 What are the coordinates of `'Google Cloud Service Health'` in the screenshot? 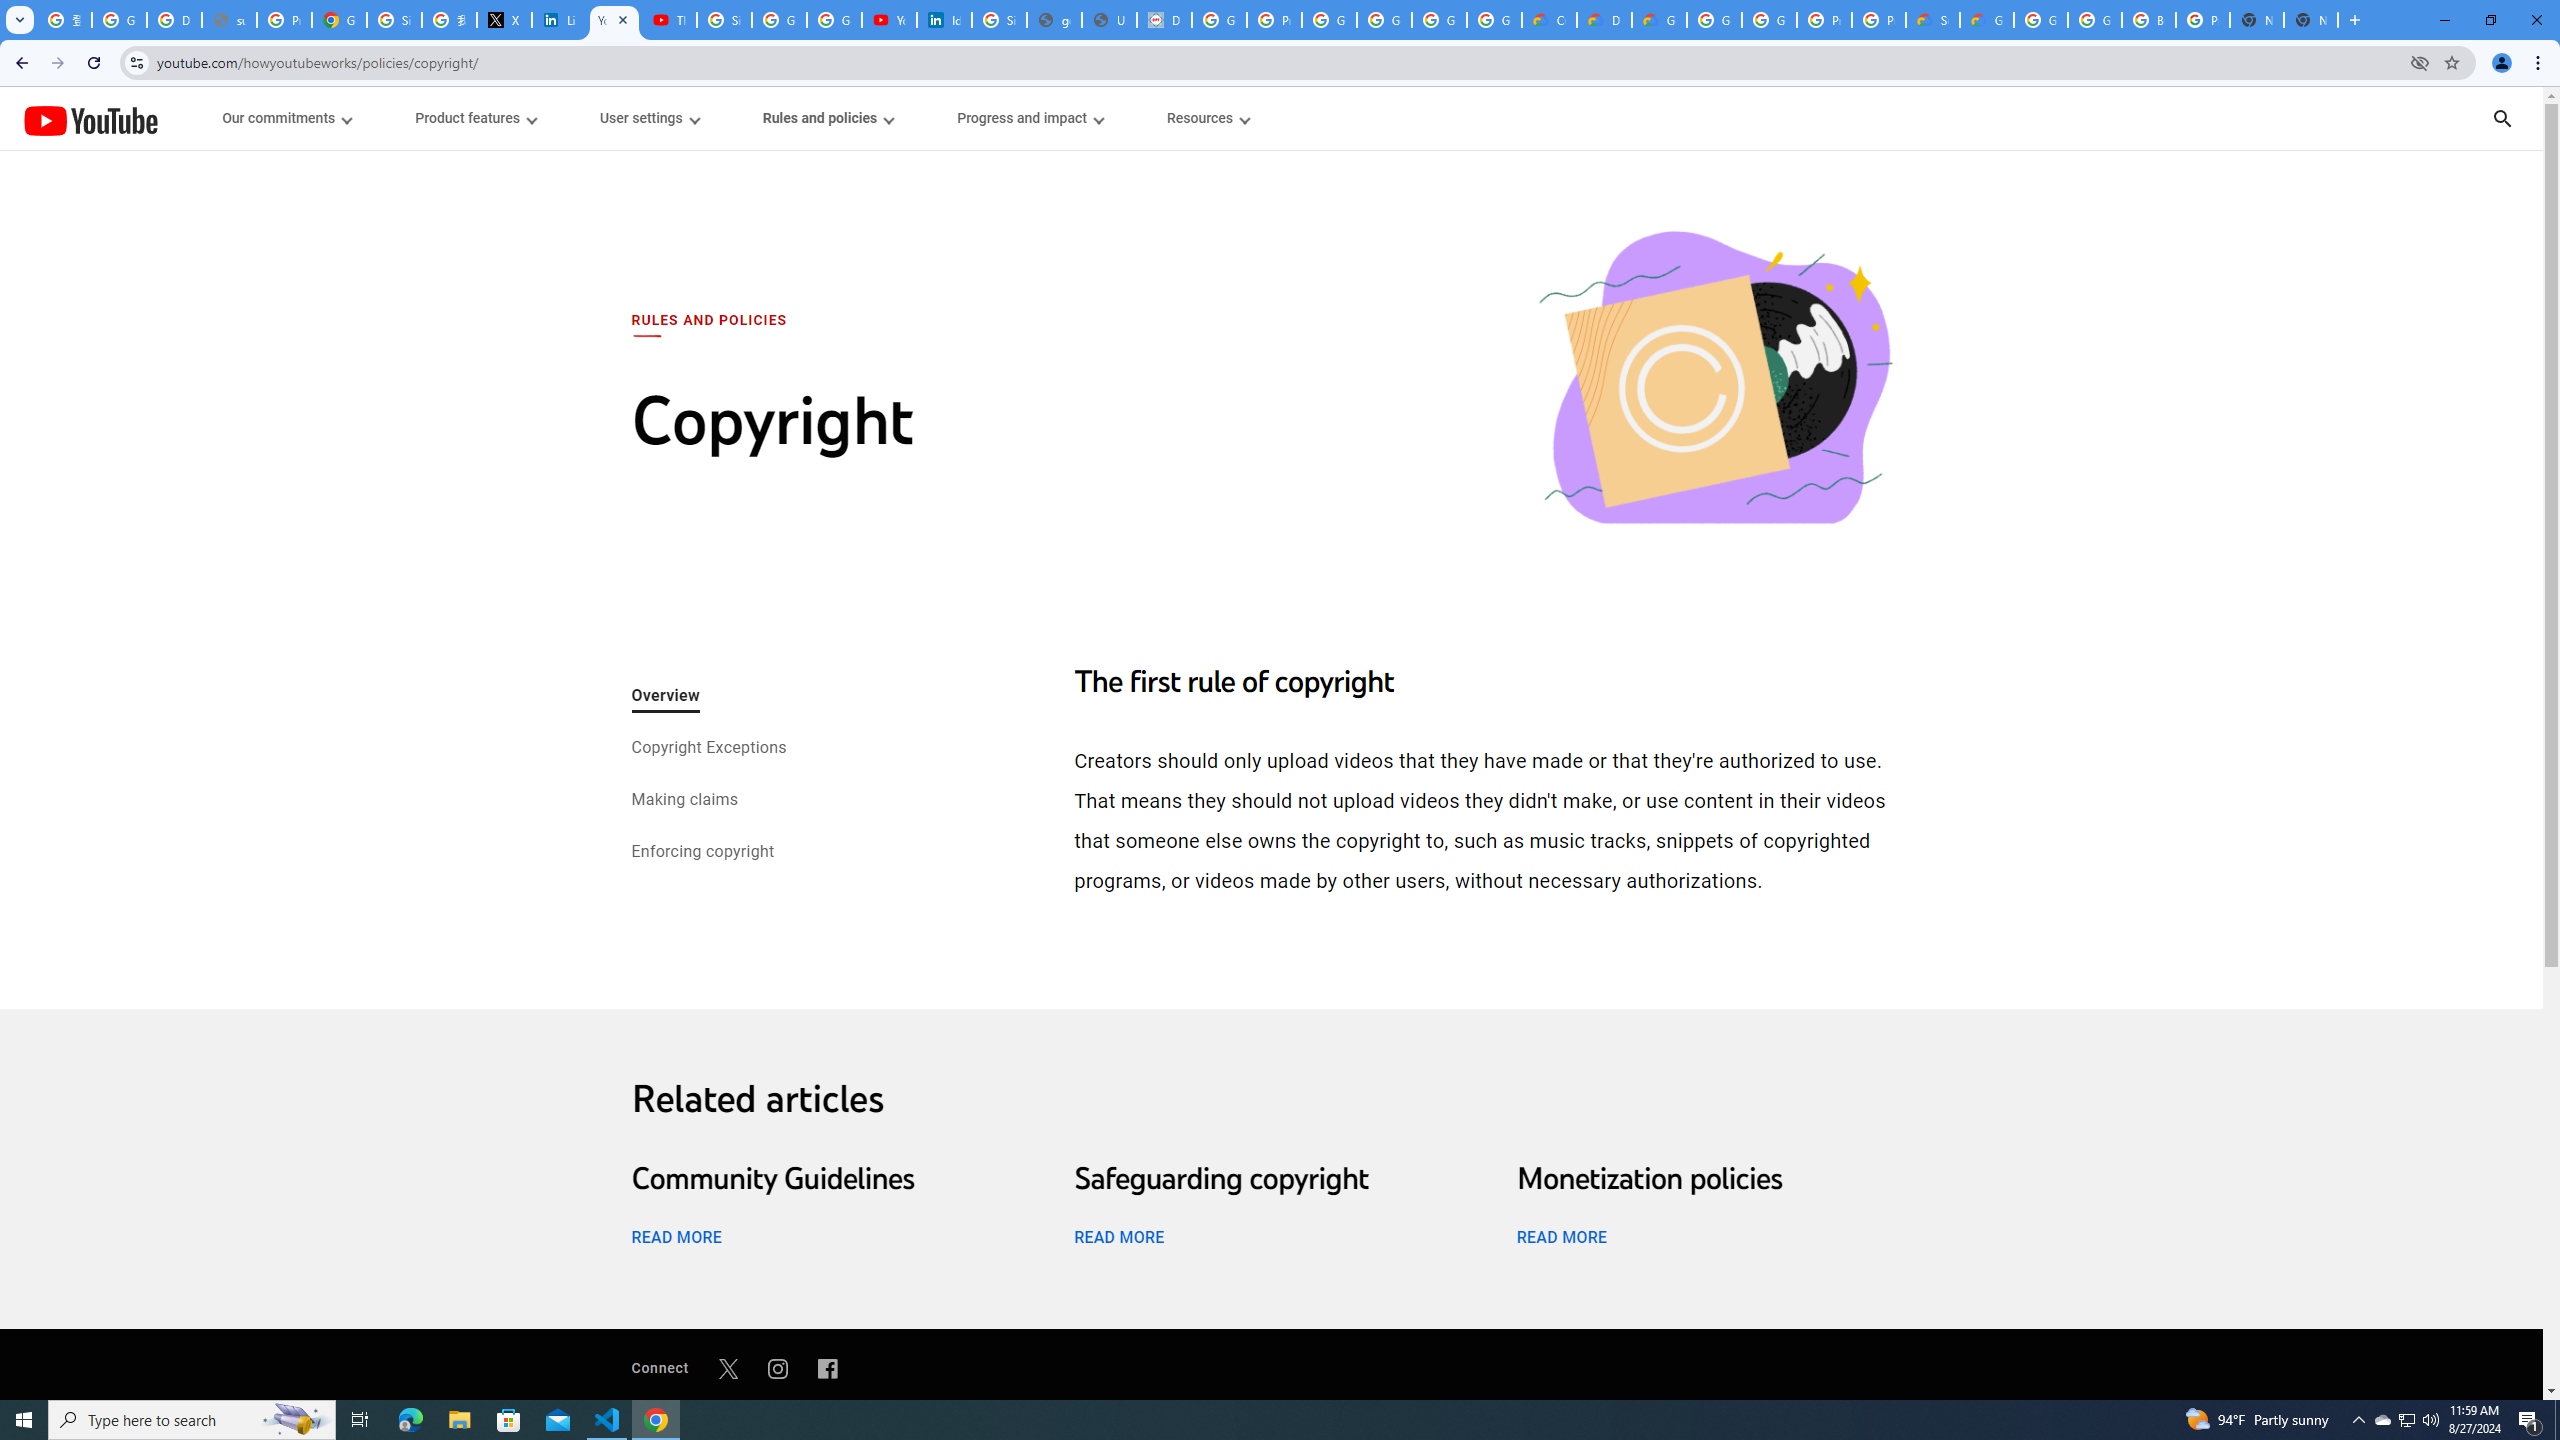 It's located at (1985, 19).